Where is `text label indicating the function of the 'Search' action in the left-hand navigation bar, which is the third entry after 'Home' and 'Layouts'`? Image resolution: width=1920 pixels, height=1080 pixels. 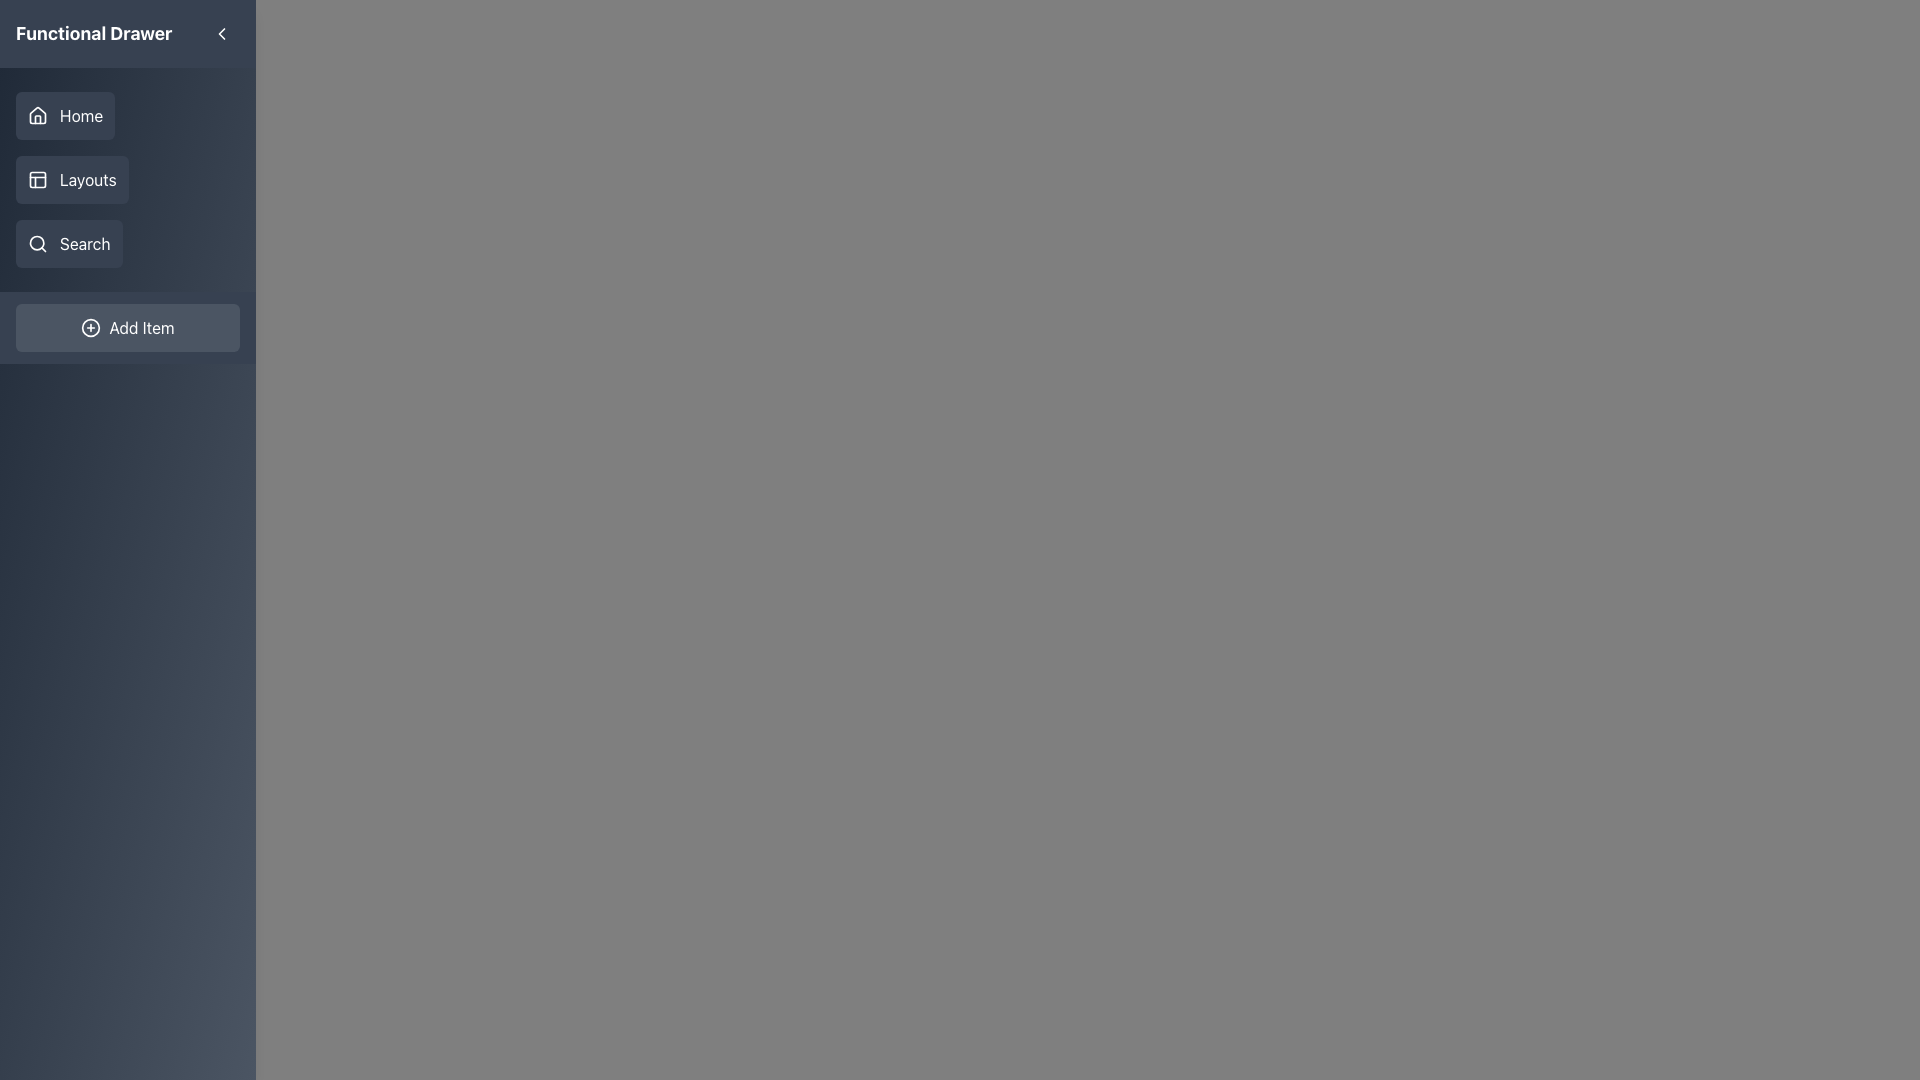 text label indicating the function of the 'Search' action in the left-hand navigation bar, which is the third entry after 'Home' and 'Layouts' is located at coordinates (84, 242).